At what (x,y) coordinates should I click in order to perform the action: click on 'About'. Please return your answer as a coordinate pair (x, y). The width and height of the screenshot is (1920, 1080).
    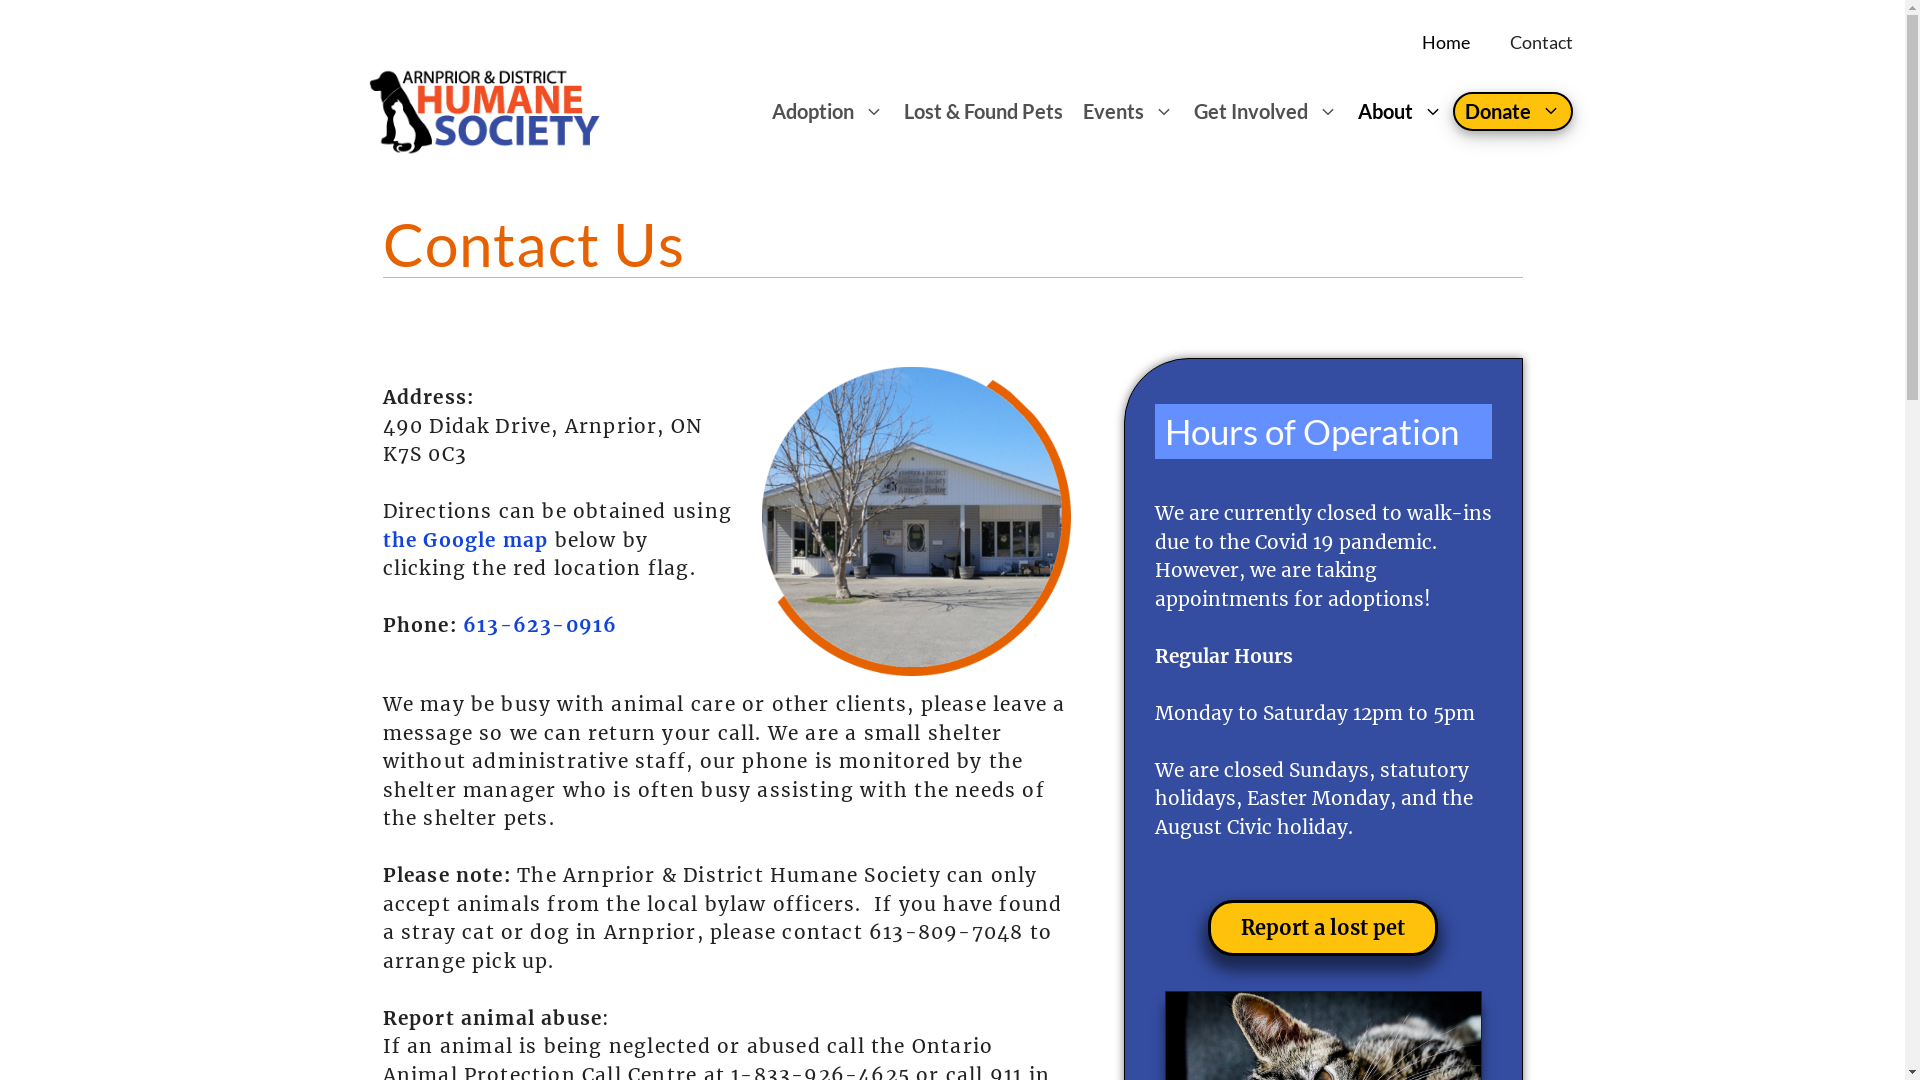
    Looking at the image, I should click on (1399, 111).